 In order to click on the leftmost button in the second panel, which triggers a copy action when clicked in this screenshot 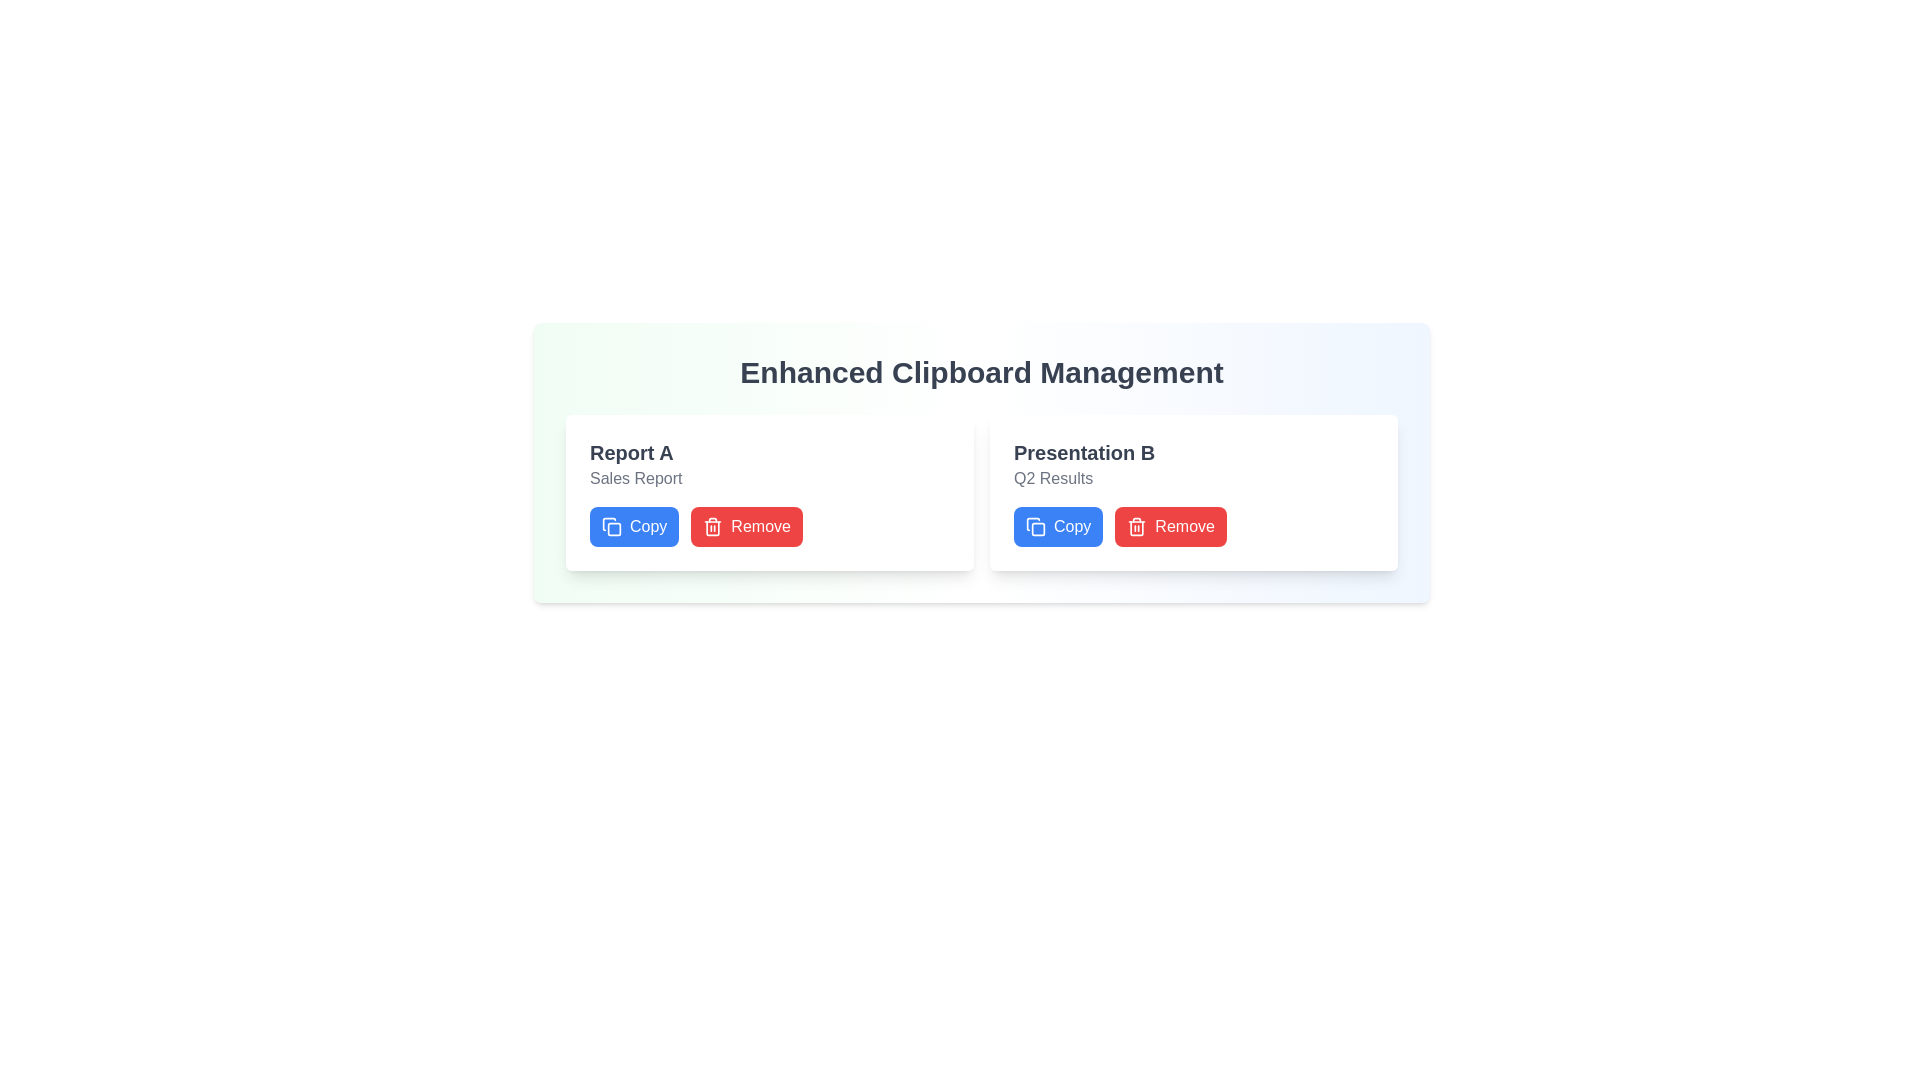, I will do `click(1057, 526)`.